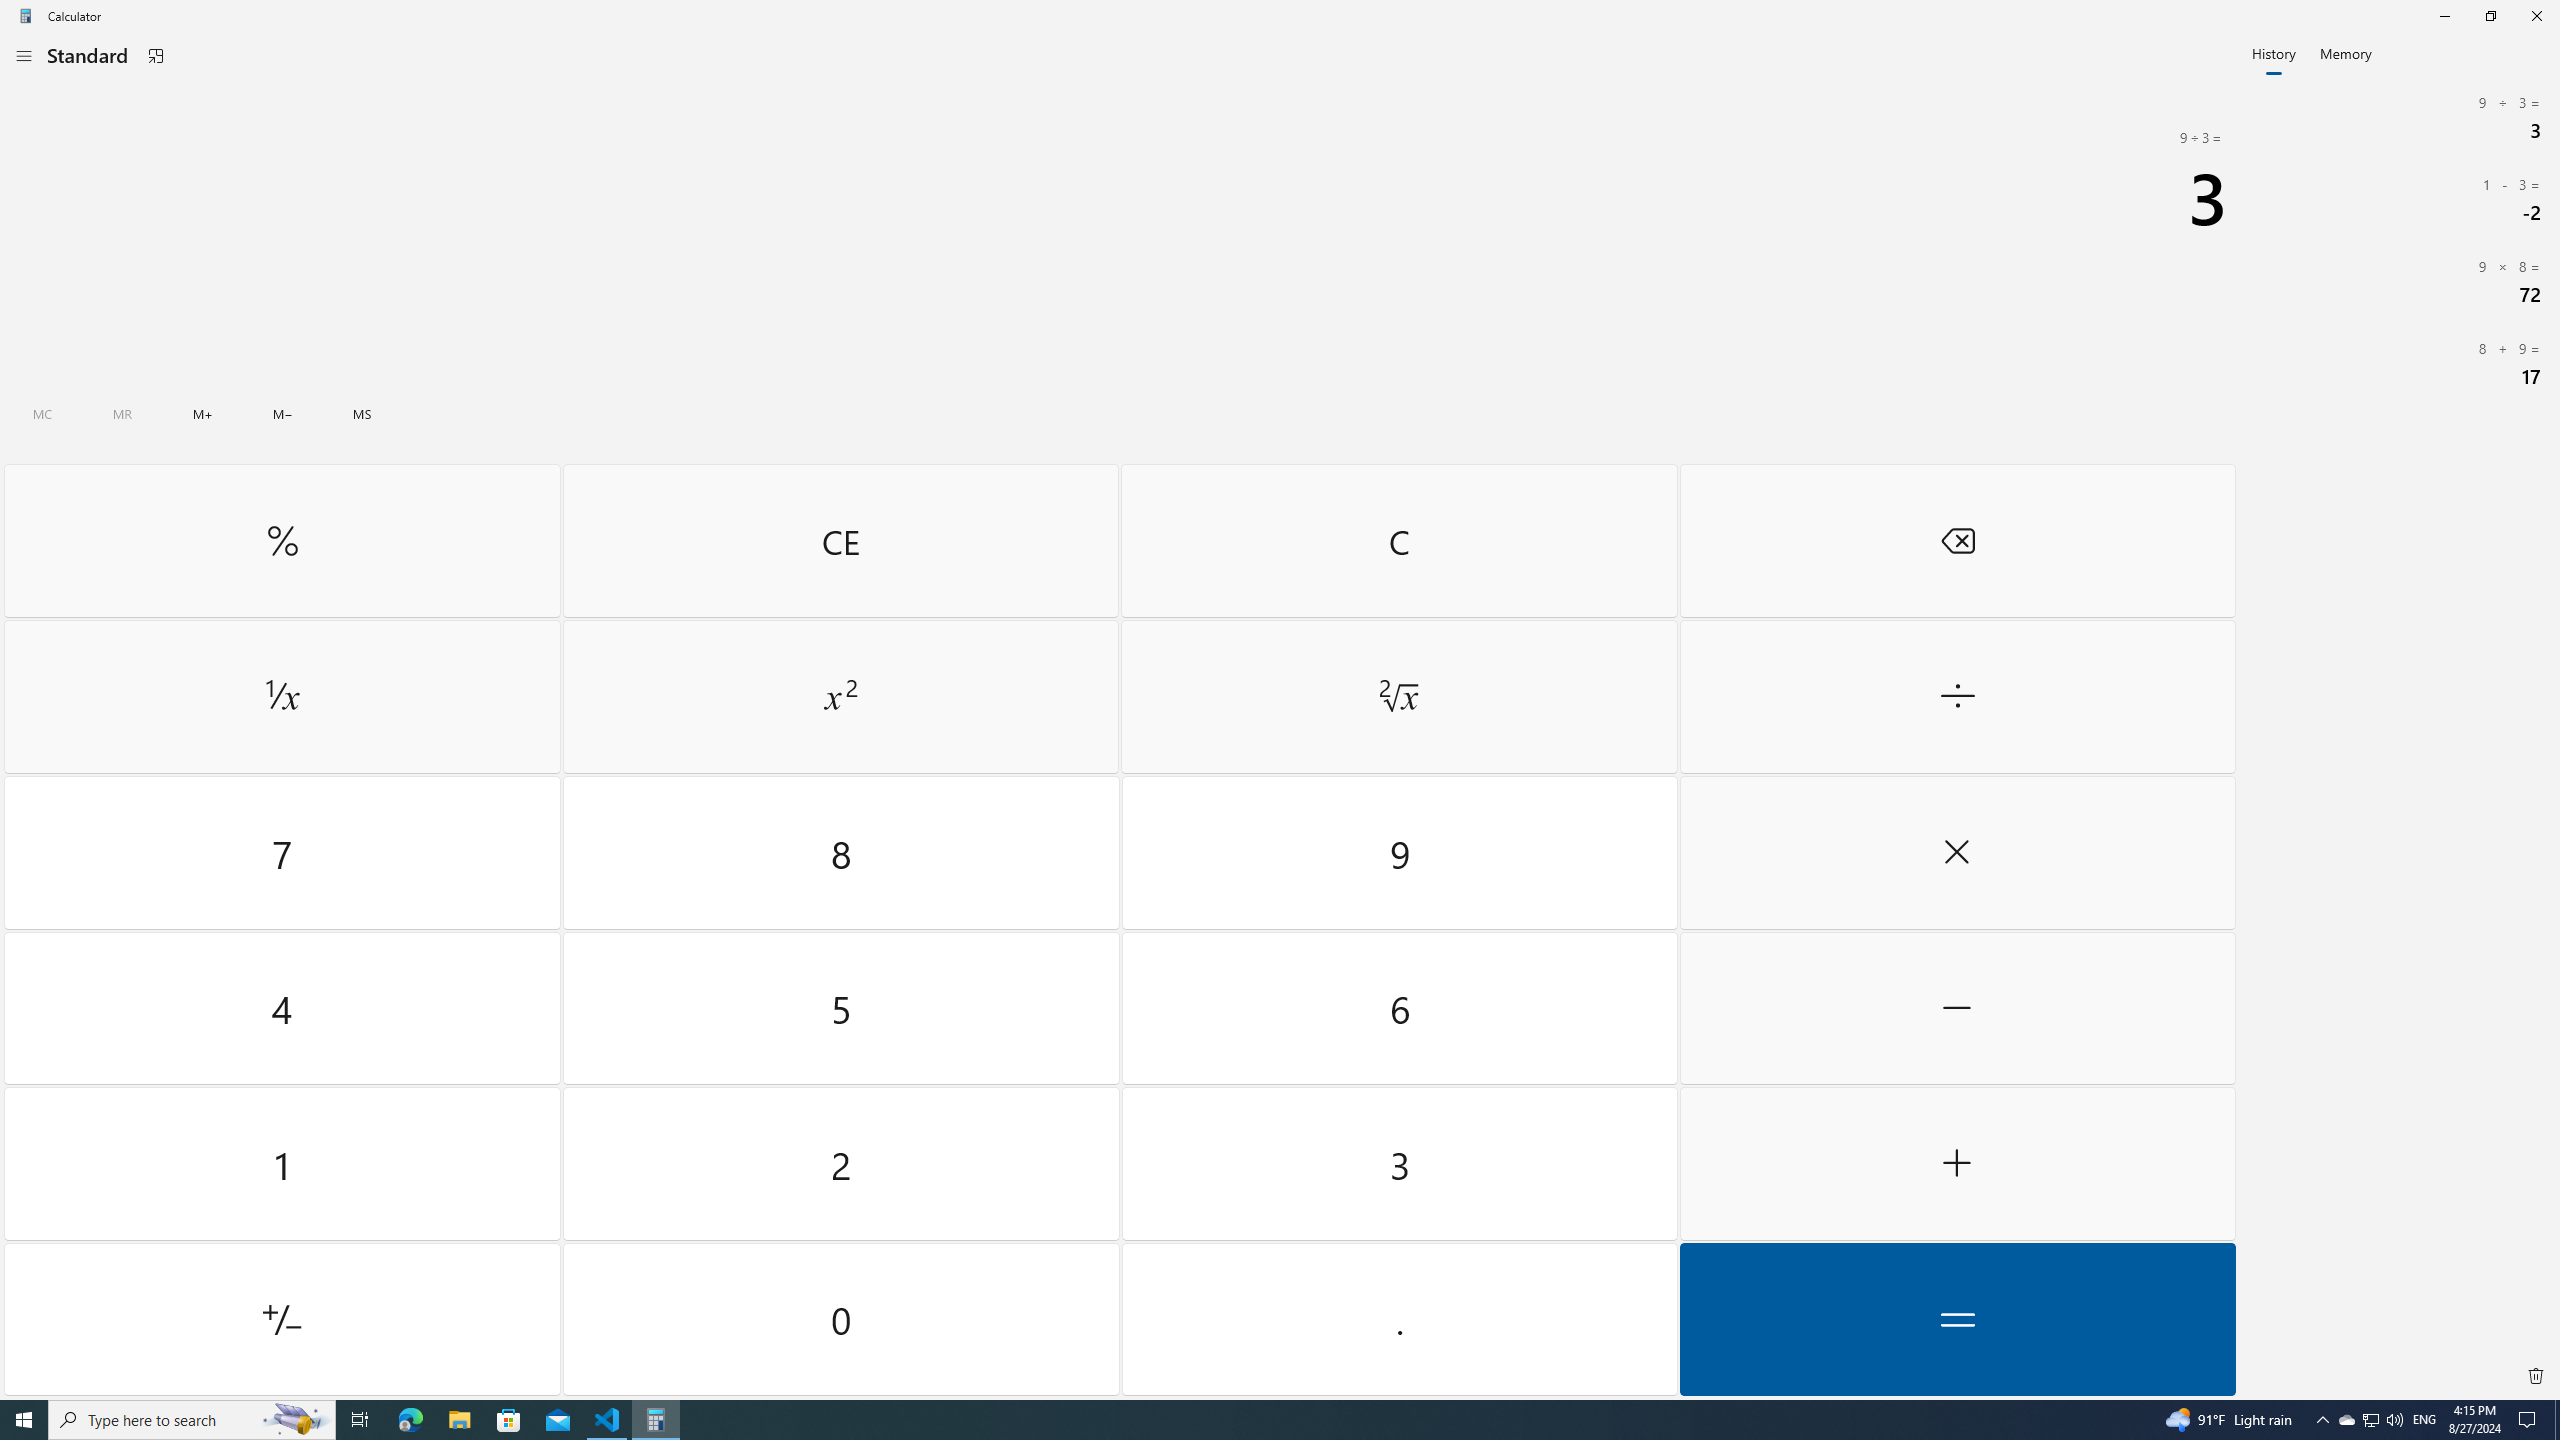 The width and height of the screenshot is (2560, 1440). What do you see at coordinates (281, 1007) in the screenshot?
I see `'Four'` at bounding box center [281, 1007].